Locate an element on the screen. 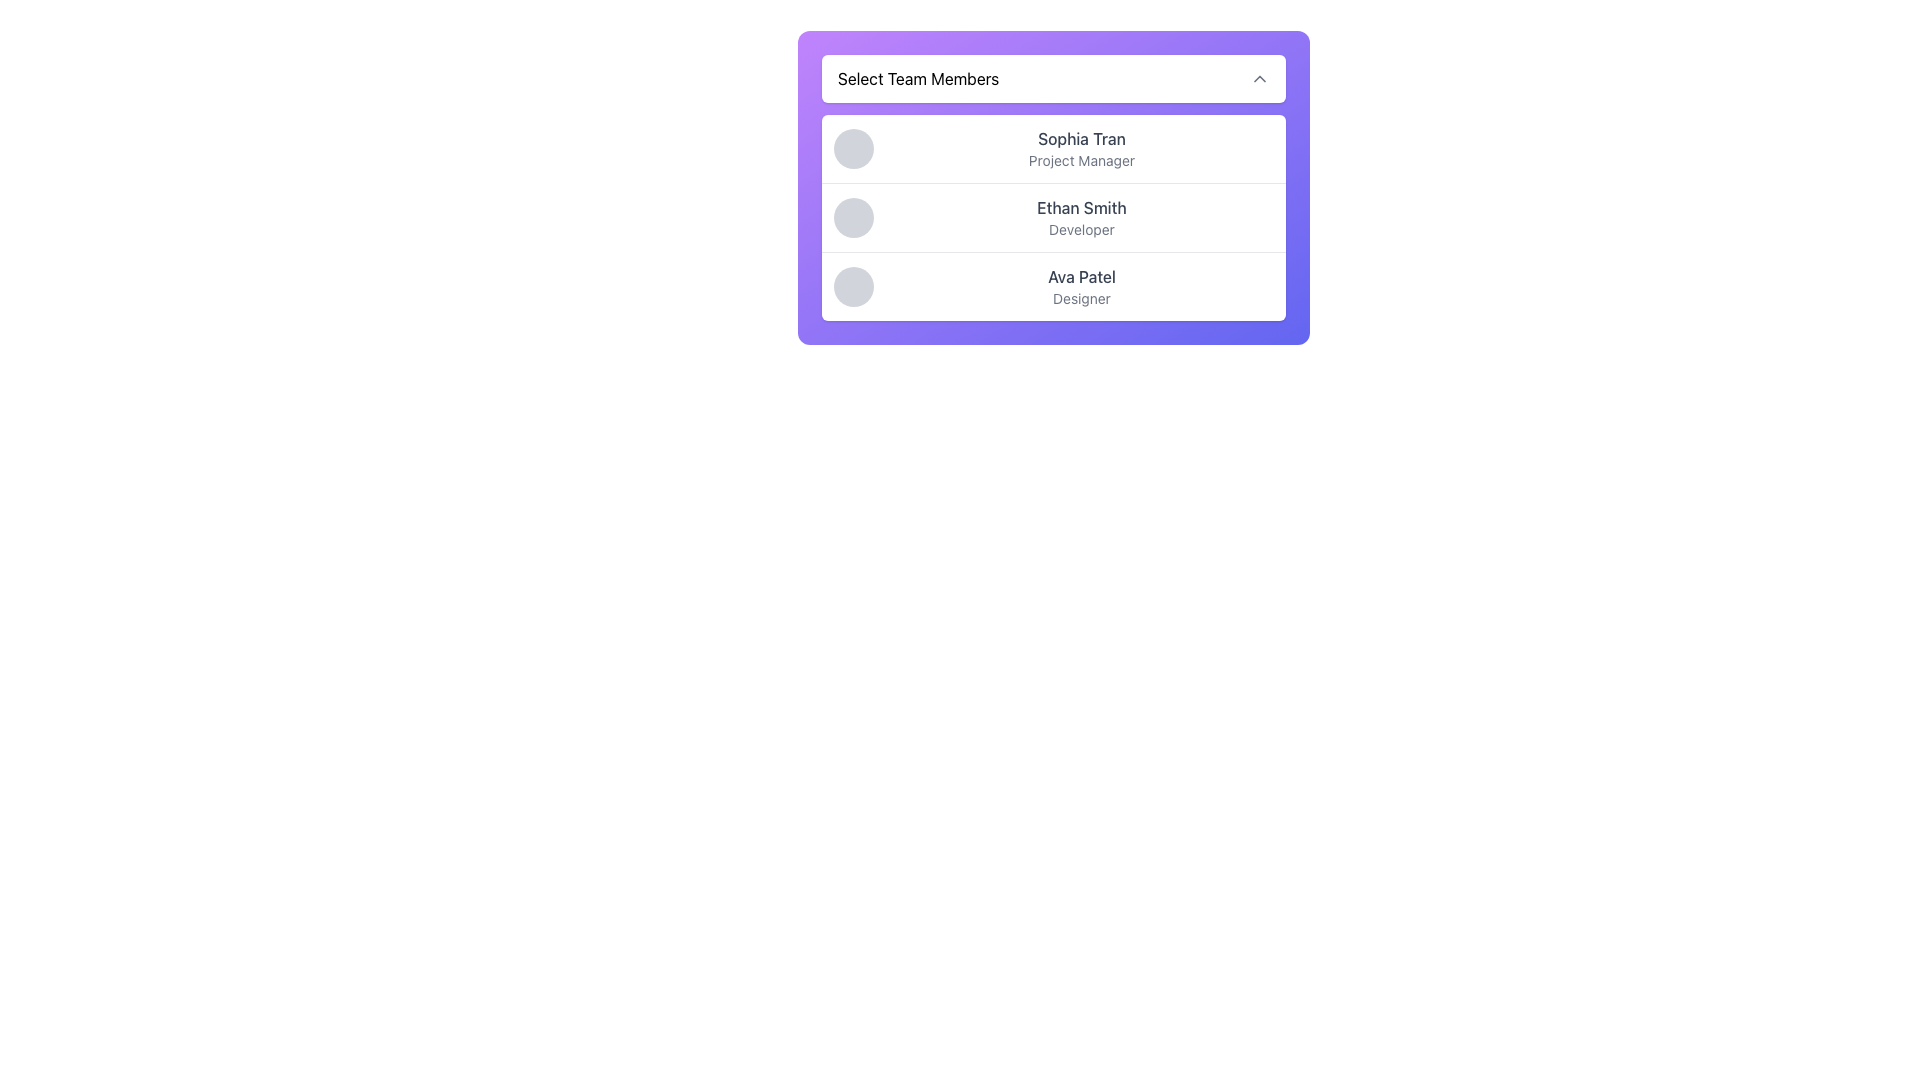  the 'Project Manager' text label located below 'Sophia Tran' in the team member selection list of the 'Select Team Members' pop-up dialog is located at coordinates (1080, 160).